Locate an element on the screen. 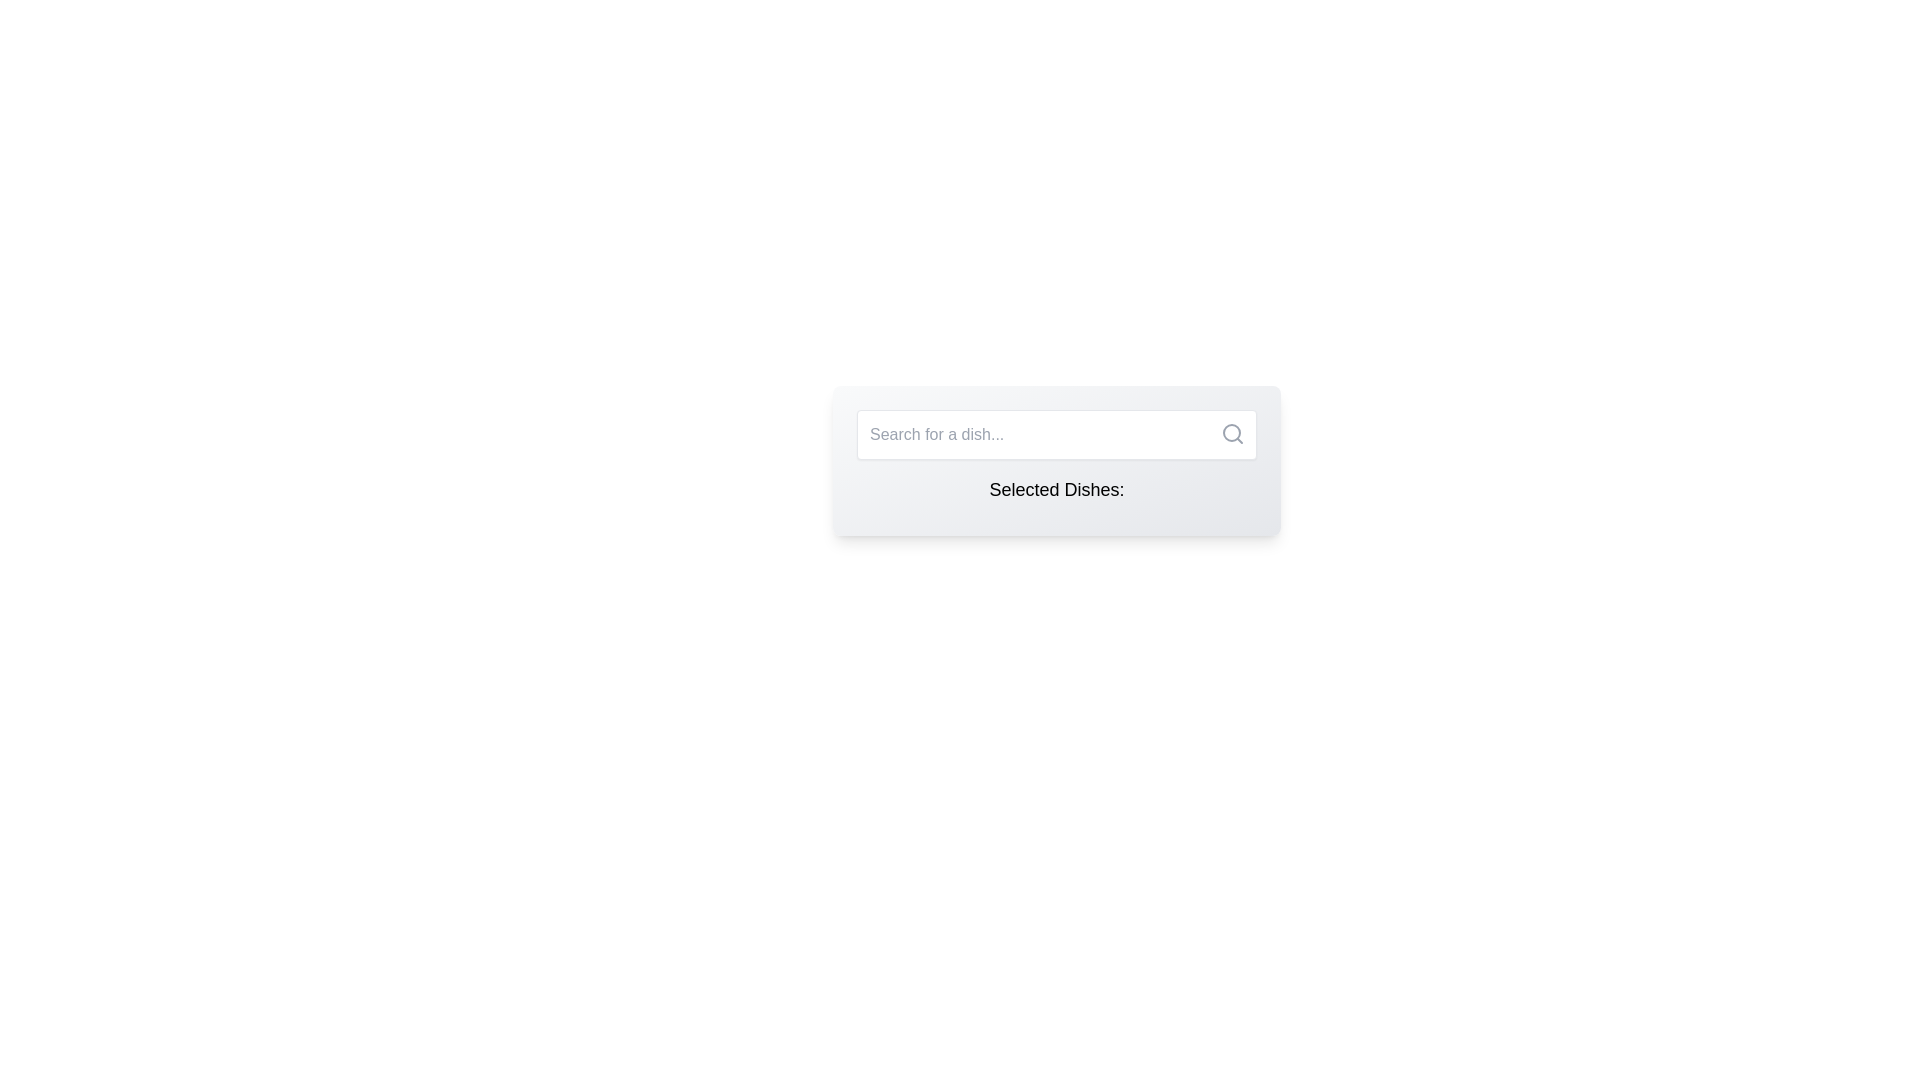 This screenshot has width=1920, height=1080. the magnifying glass icon, which is styled with a circular frame and a protruding handle, located at the top-right corner of the search input field is located at coordinates (1232, 433).